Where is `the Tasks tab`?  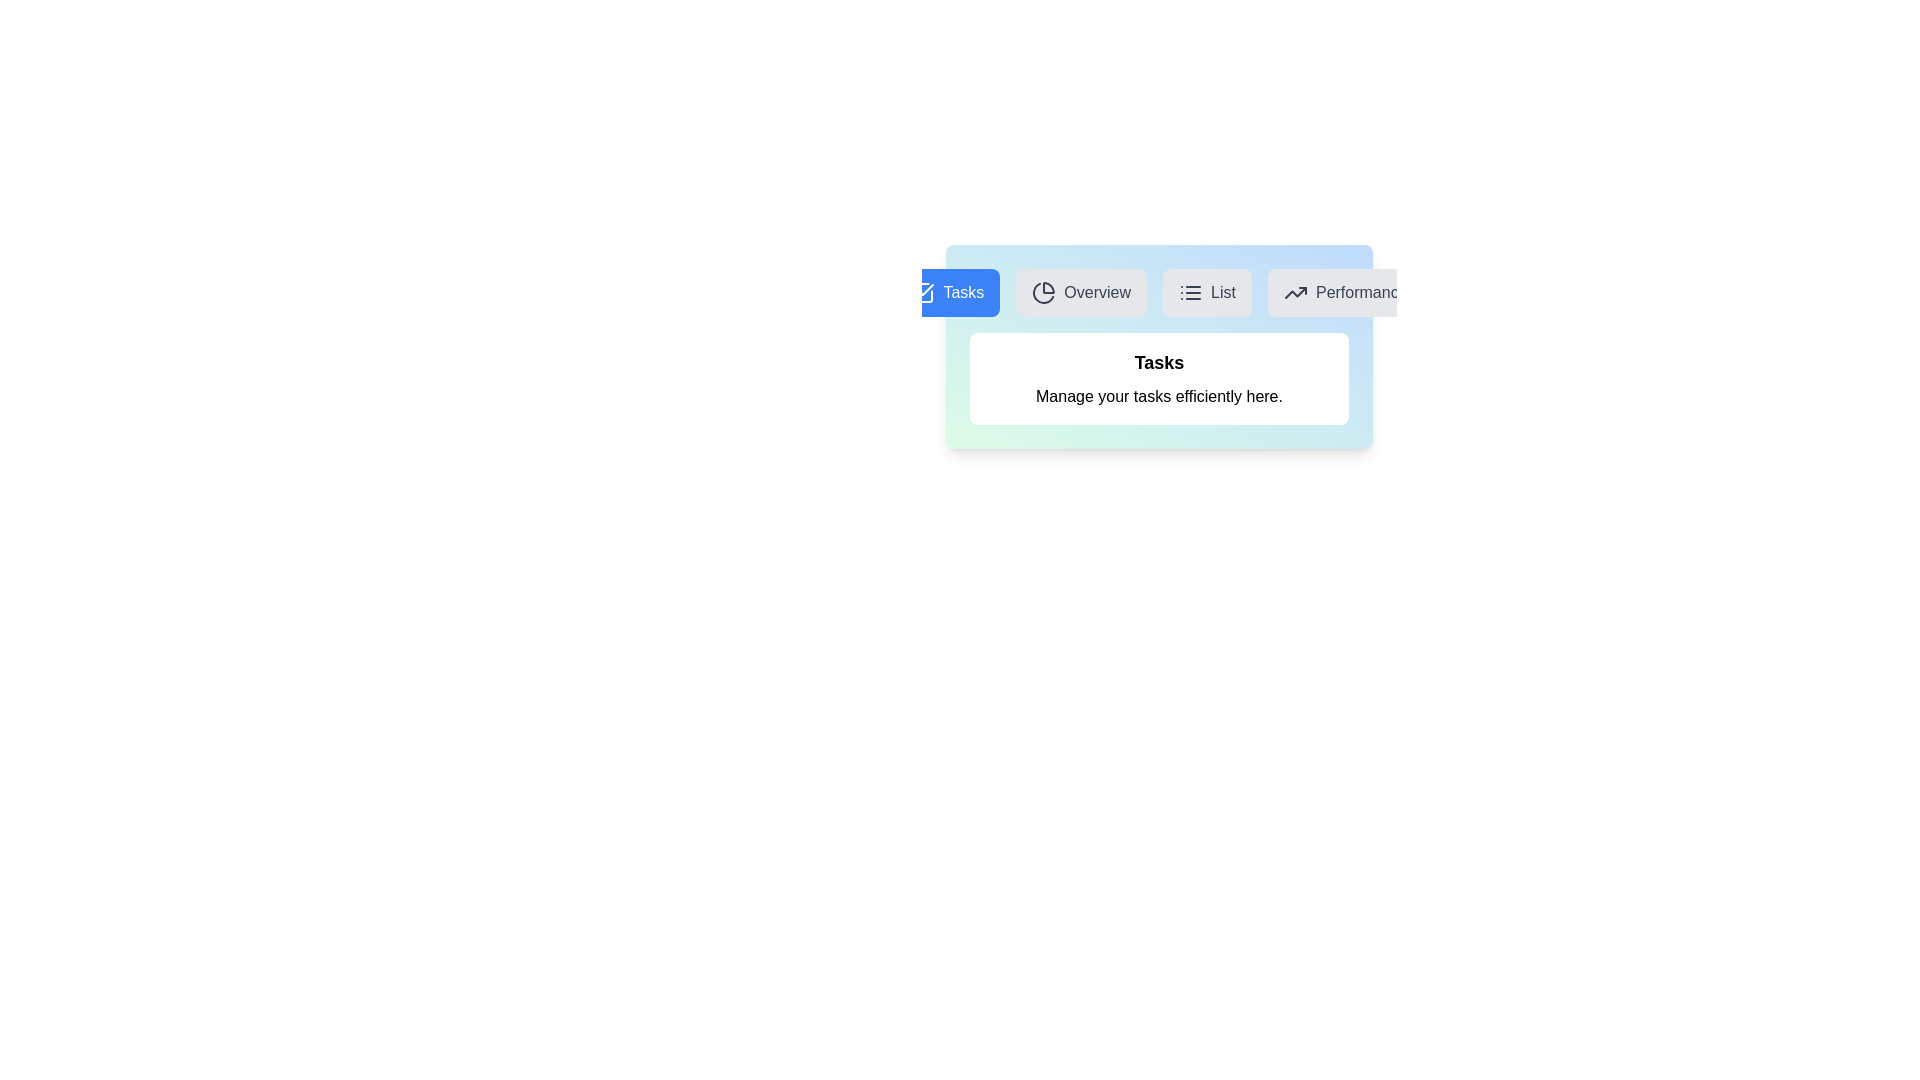 the Tasks tab is located at coordinates (945, 293).